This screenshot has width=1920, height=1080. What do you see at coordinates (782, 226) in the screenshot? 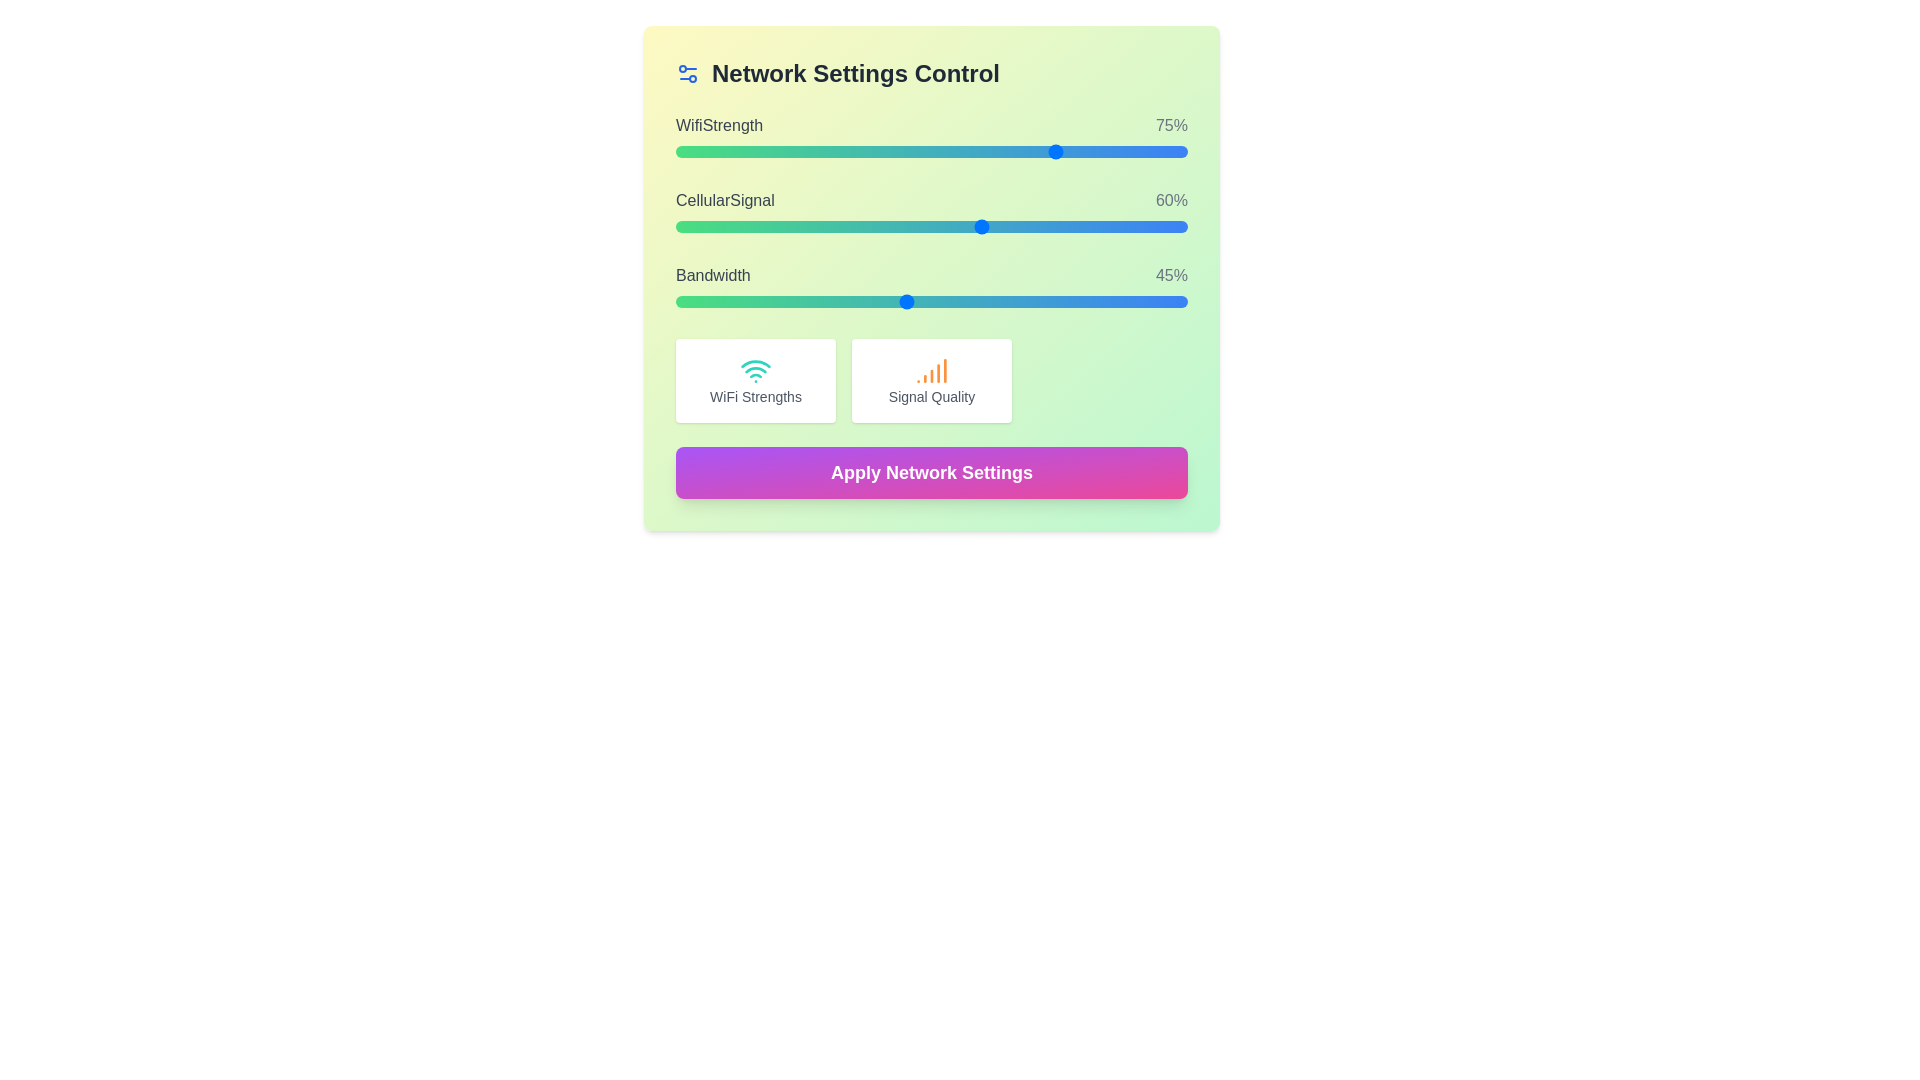
I see `the Cellular Signal slider` at bounding box center [782, 226].